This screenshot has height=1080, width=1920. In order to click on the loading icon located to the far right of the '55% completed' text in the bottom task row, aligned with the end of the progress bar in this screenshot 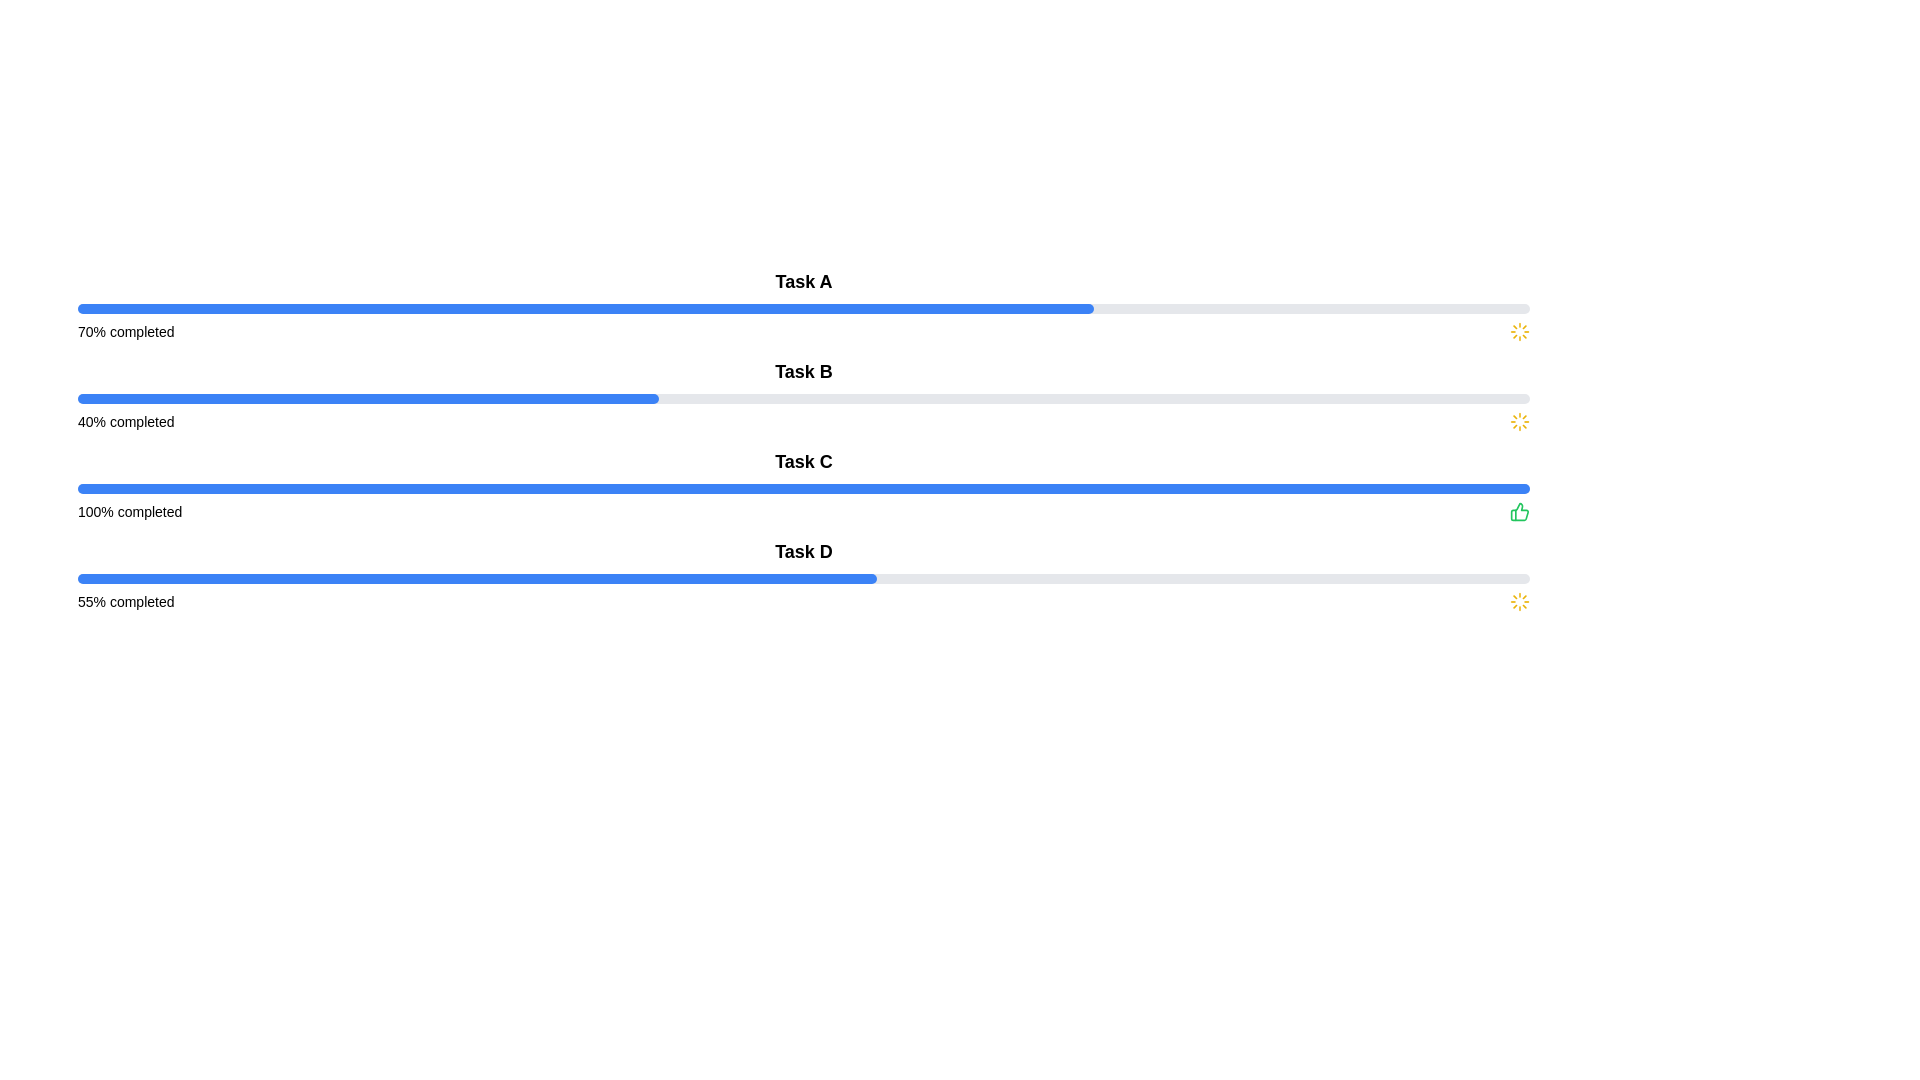, I will do `click(1520, 600)`.